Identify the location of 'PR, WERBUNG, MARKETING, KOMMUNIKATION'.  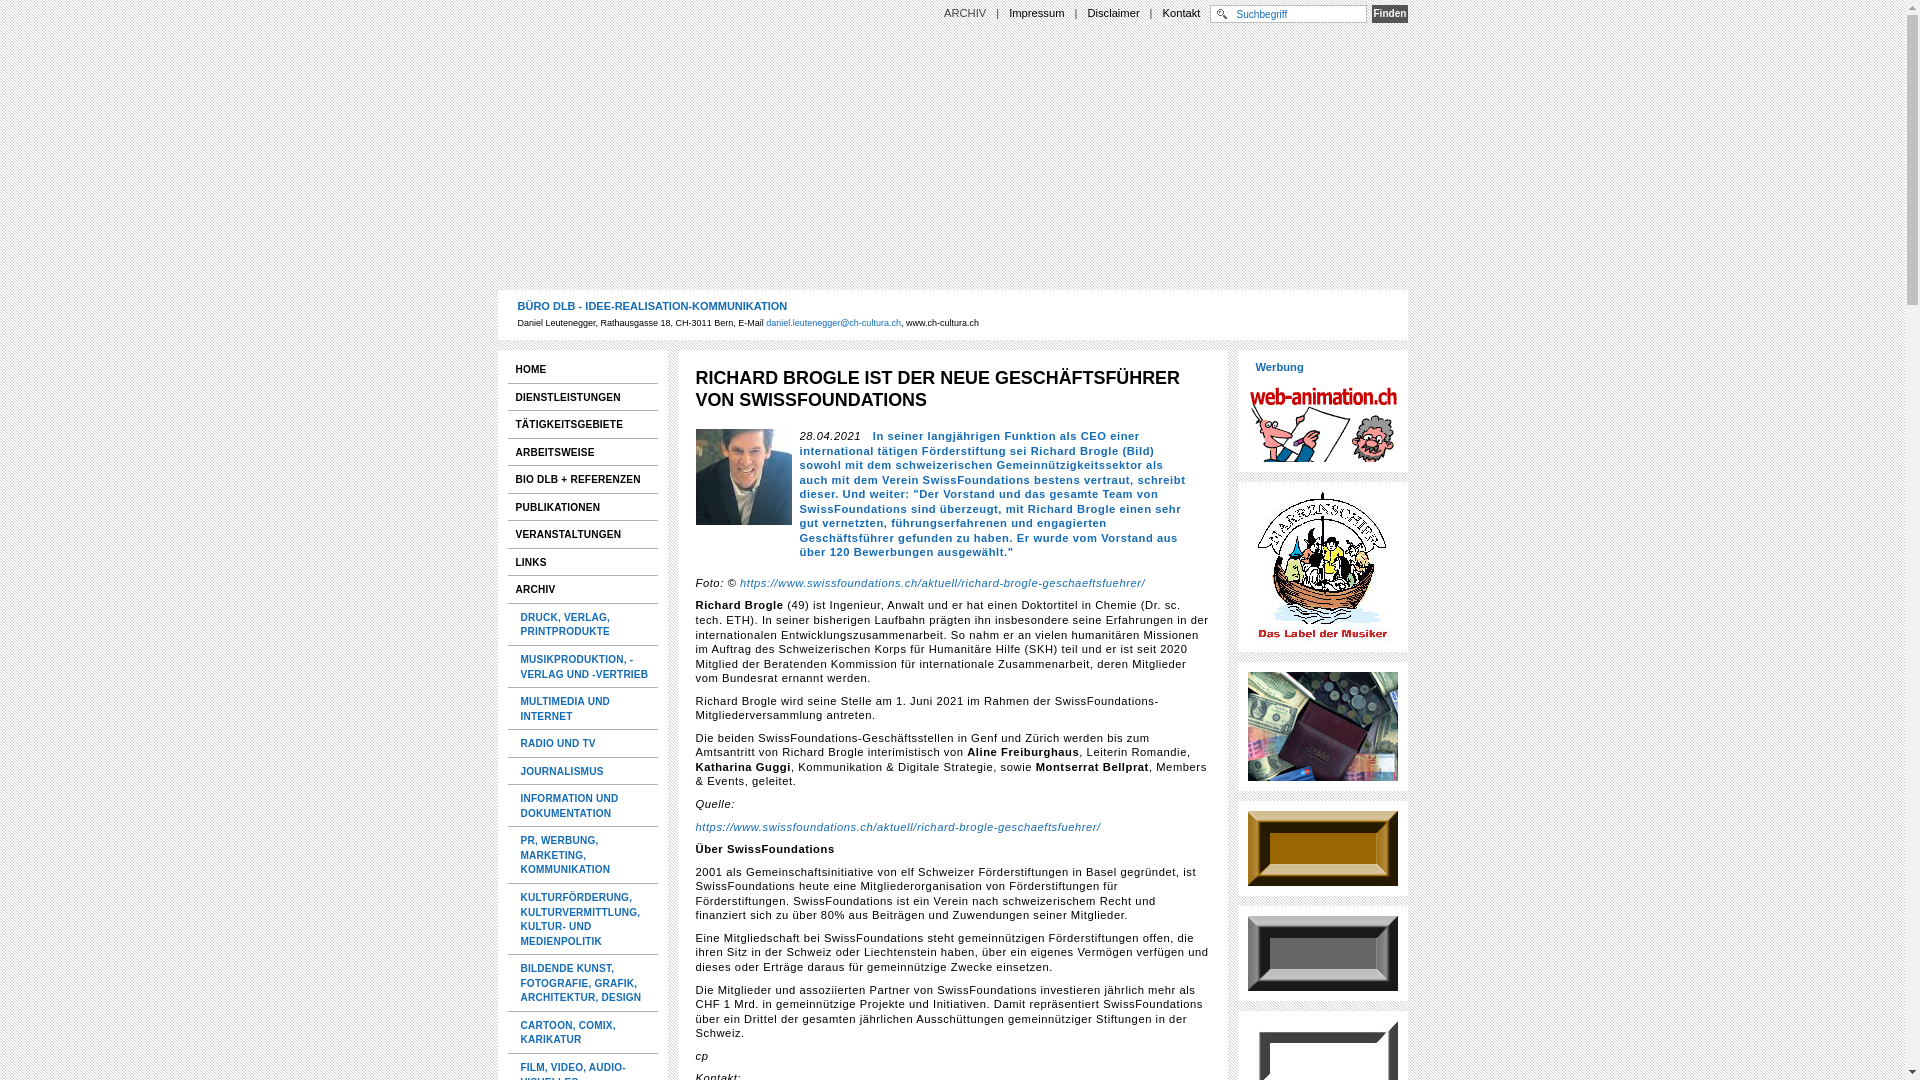
(583, 855).